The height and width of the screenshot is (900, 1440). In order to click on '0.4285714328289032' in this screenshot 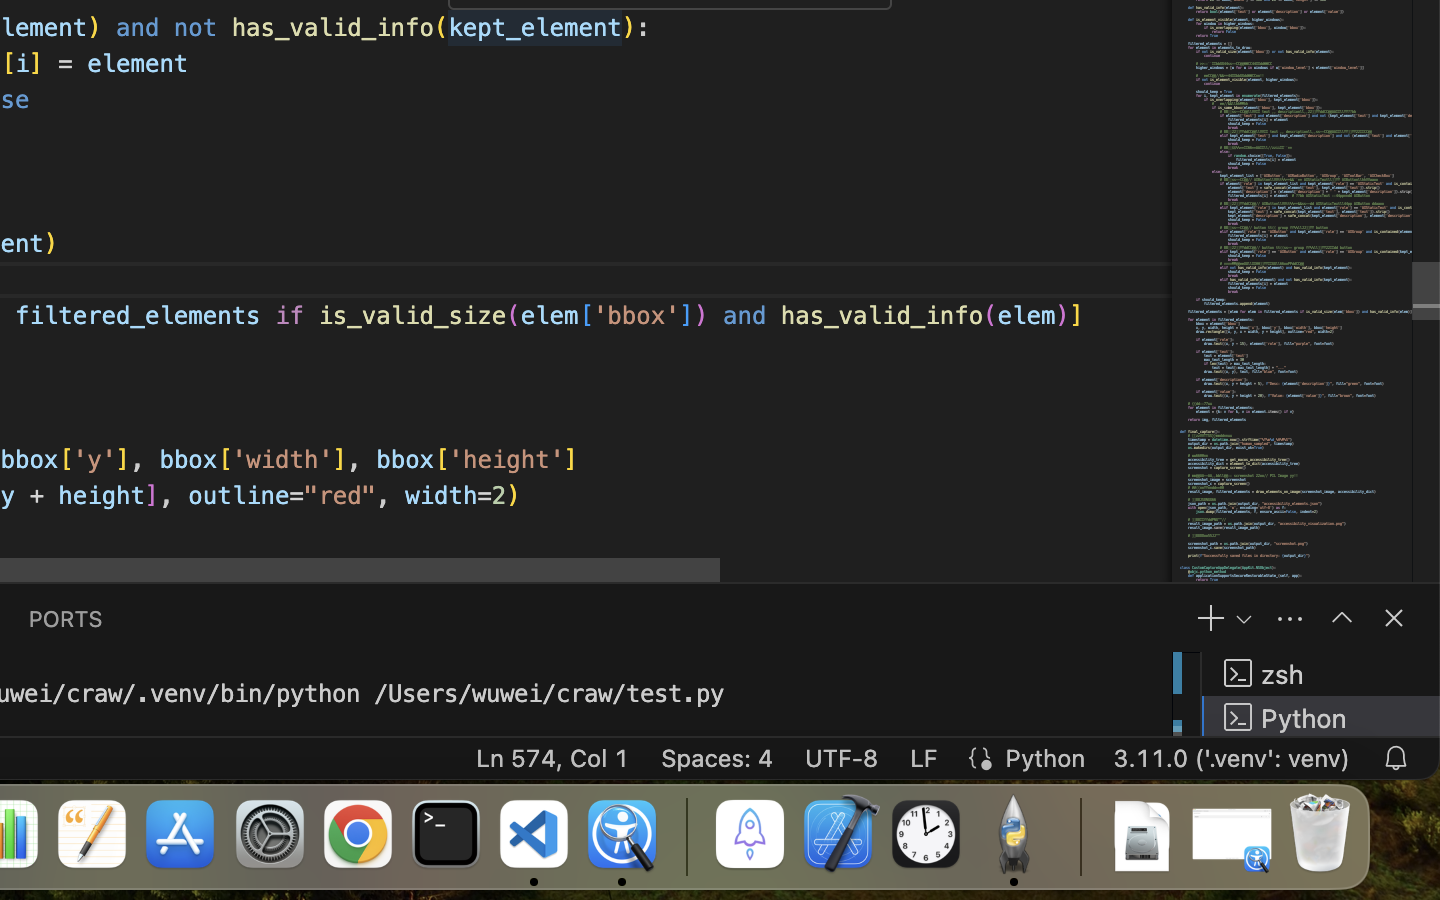, I will do `click(685, 835)`.